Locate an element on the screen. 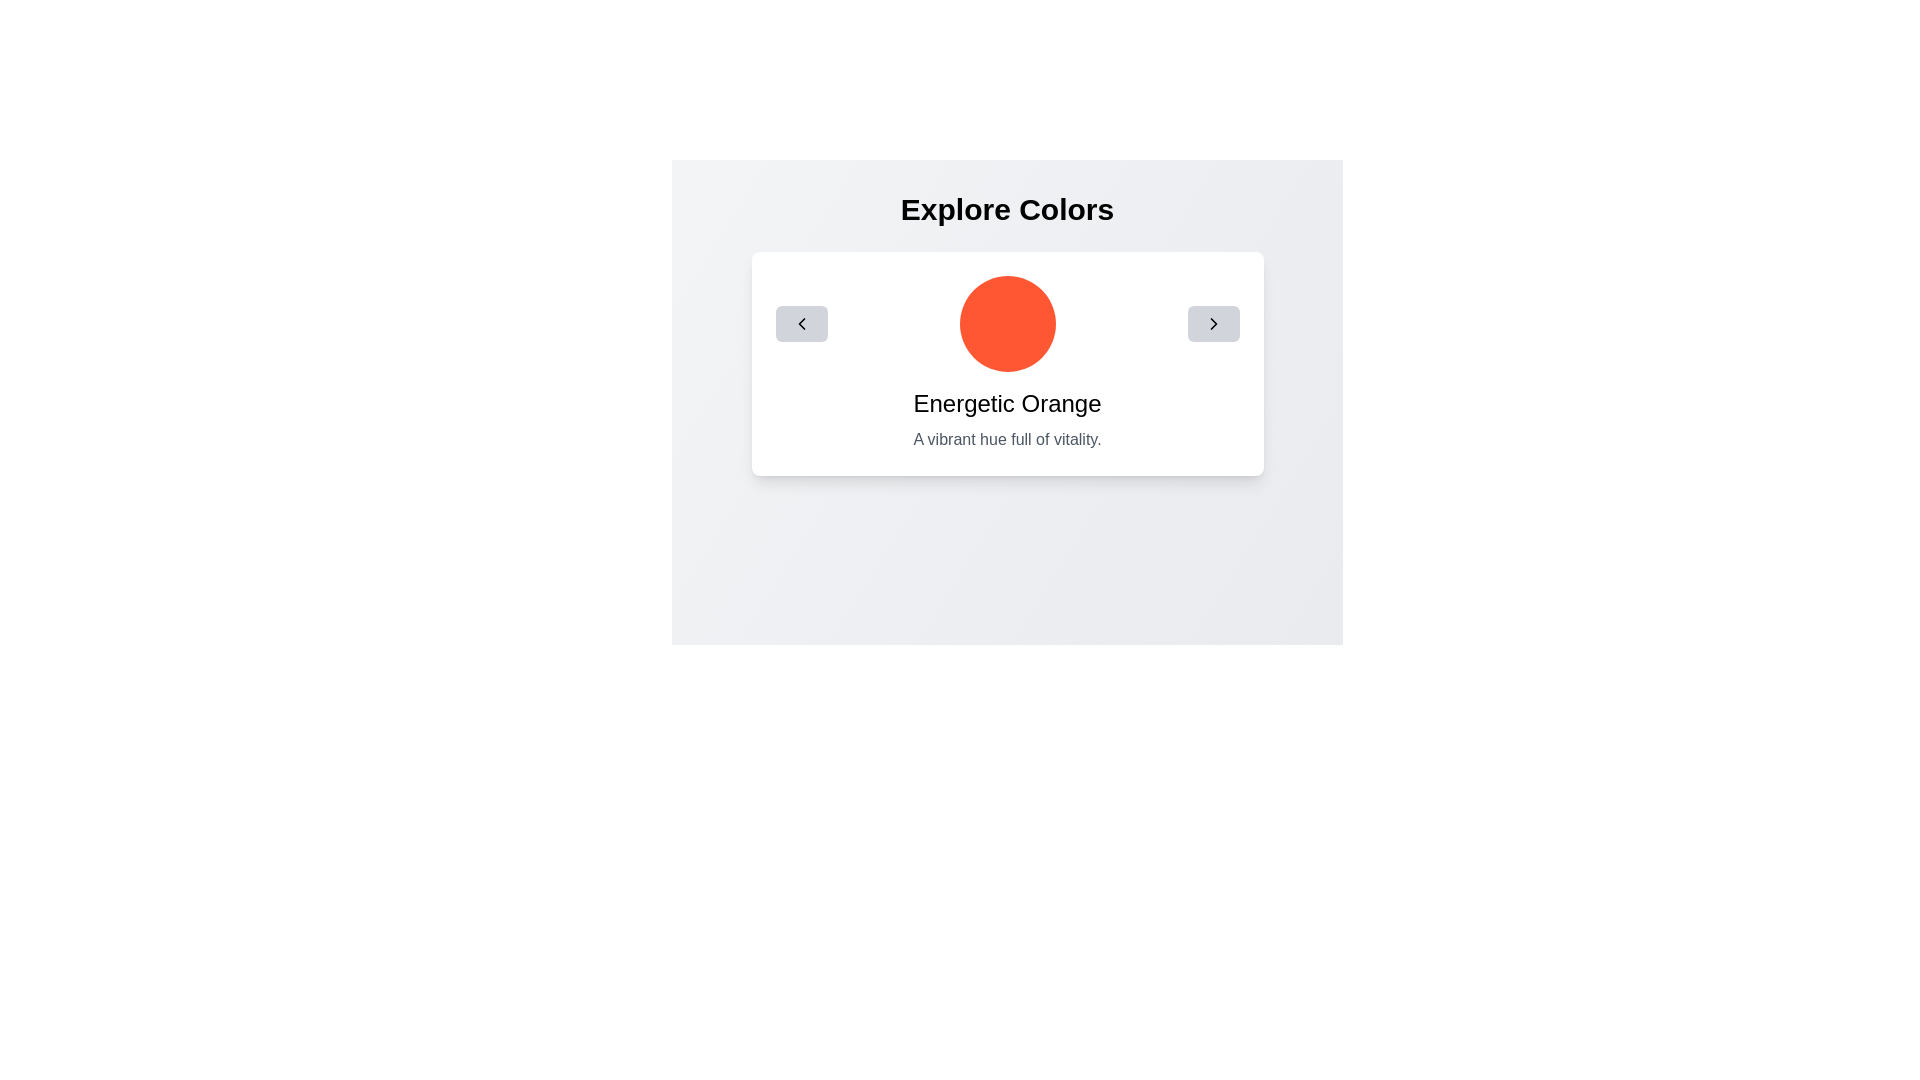  the left-facing chevron button is located at coordinates (801, 323).